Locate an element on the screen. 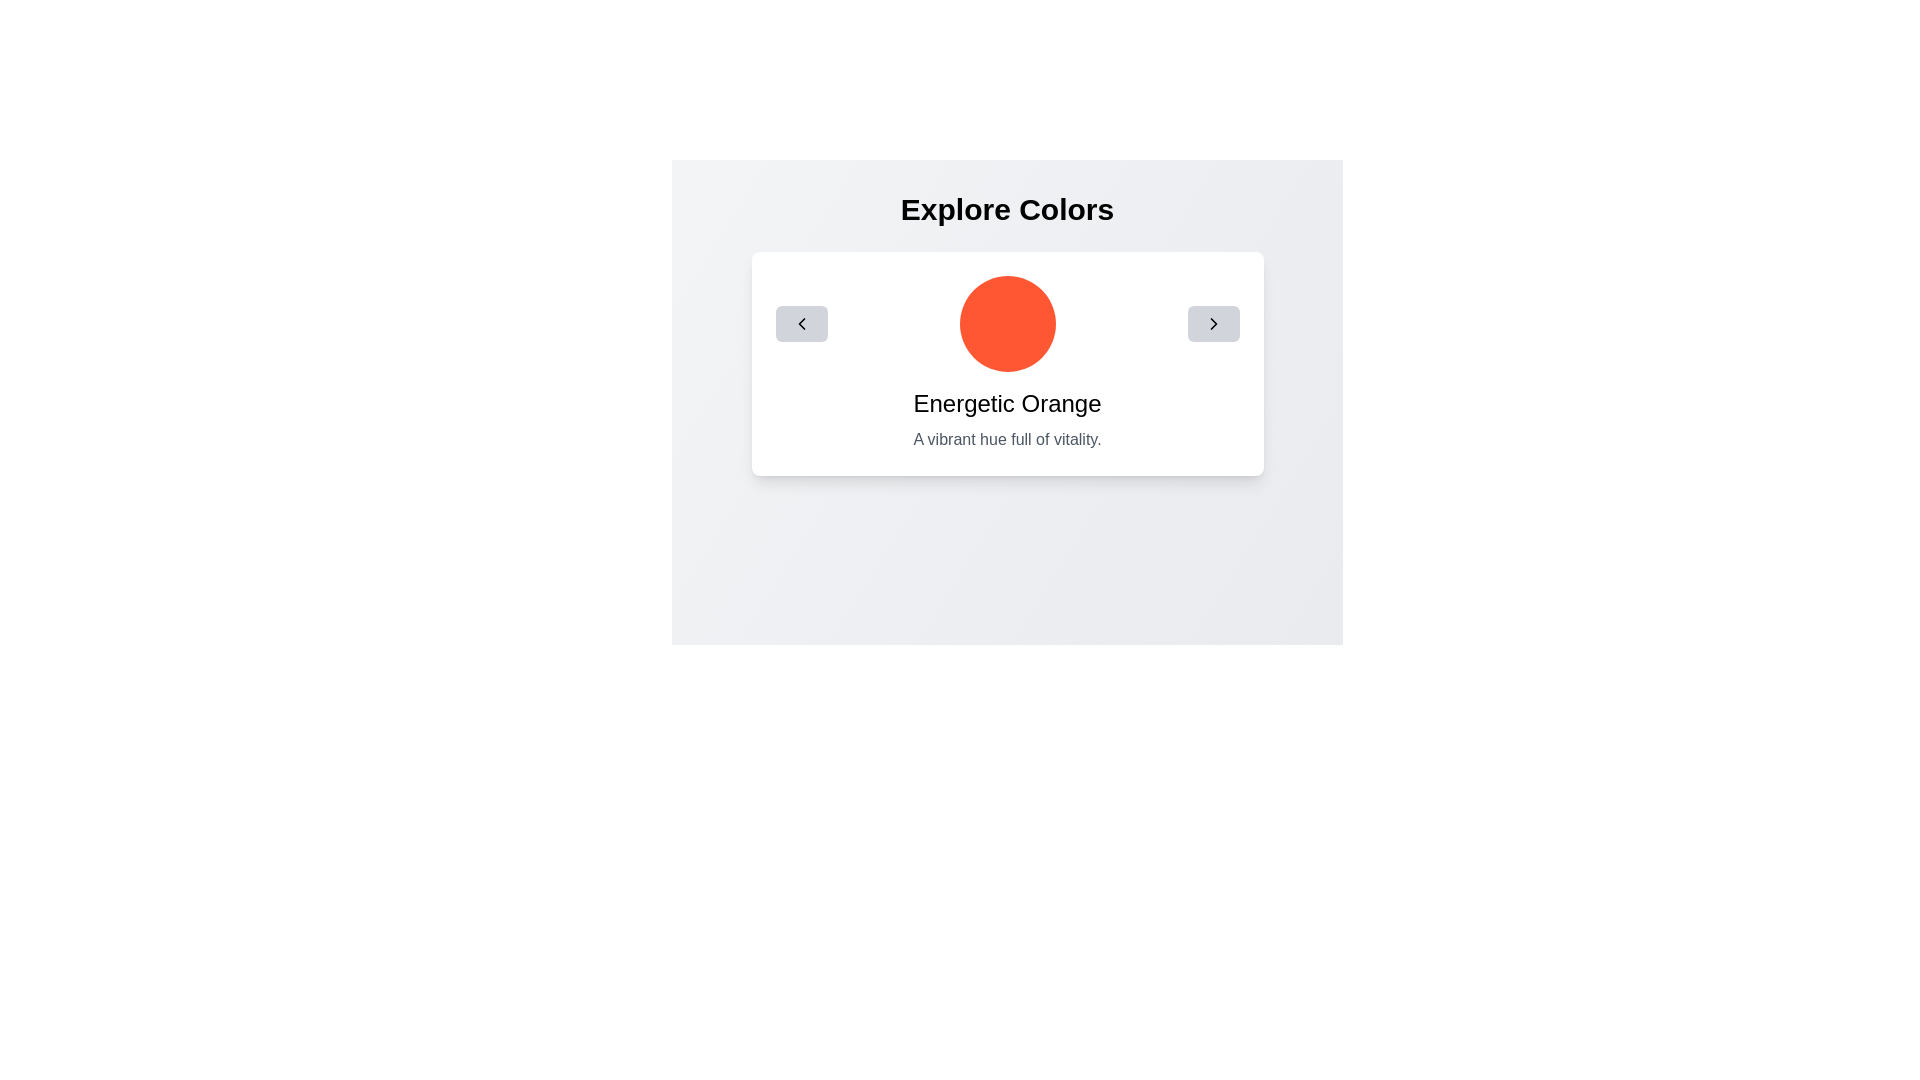  the left-facing chevron button is located at coordinates (801, 323).